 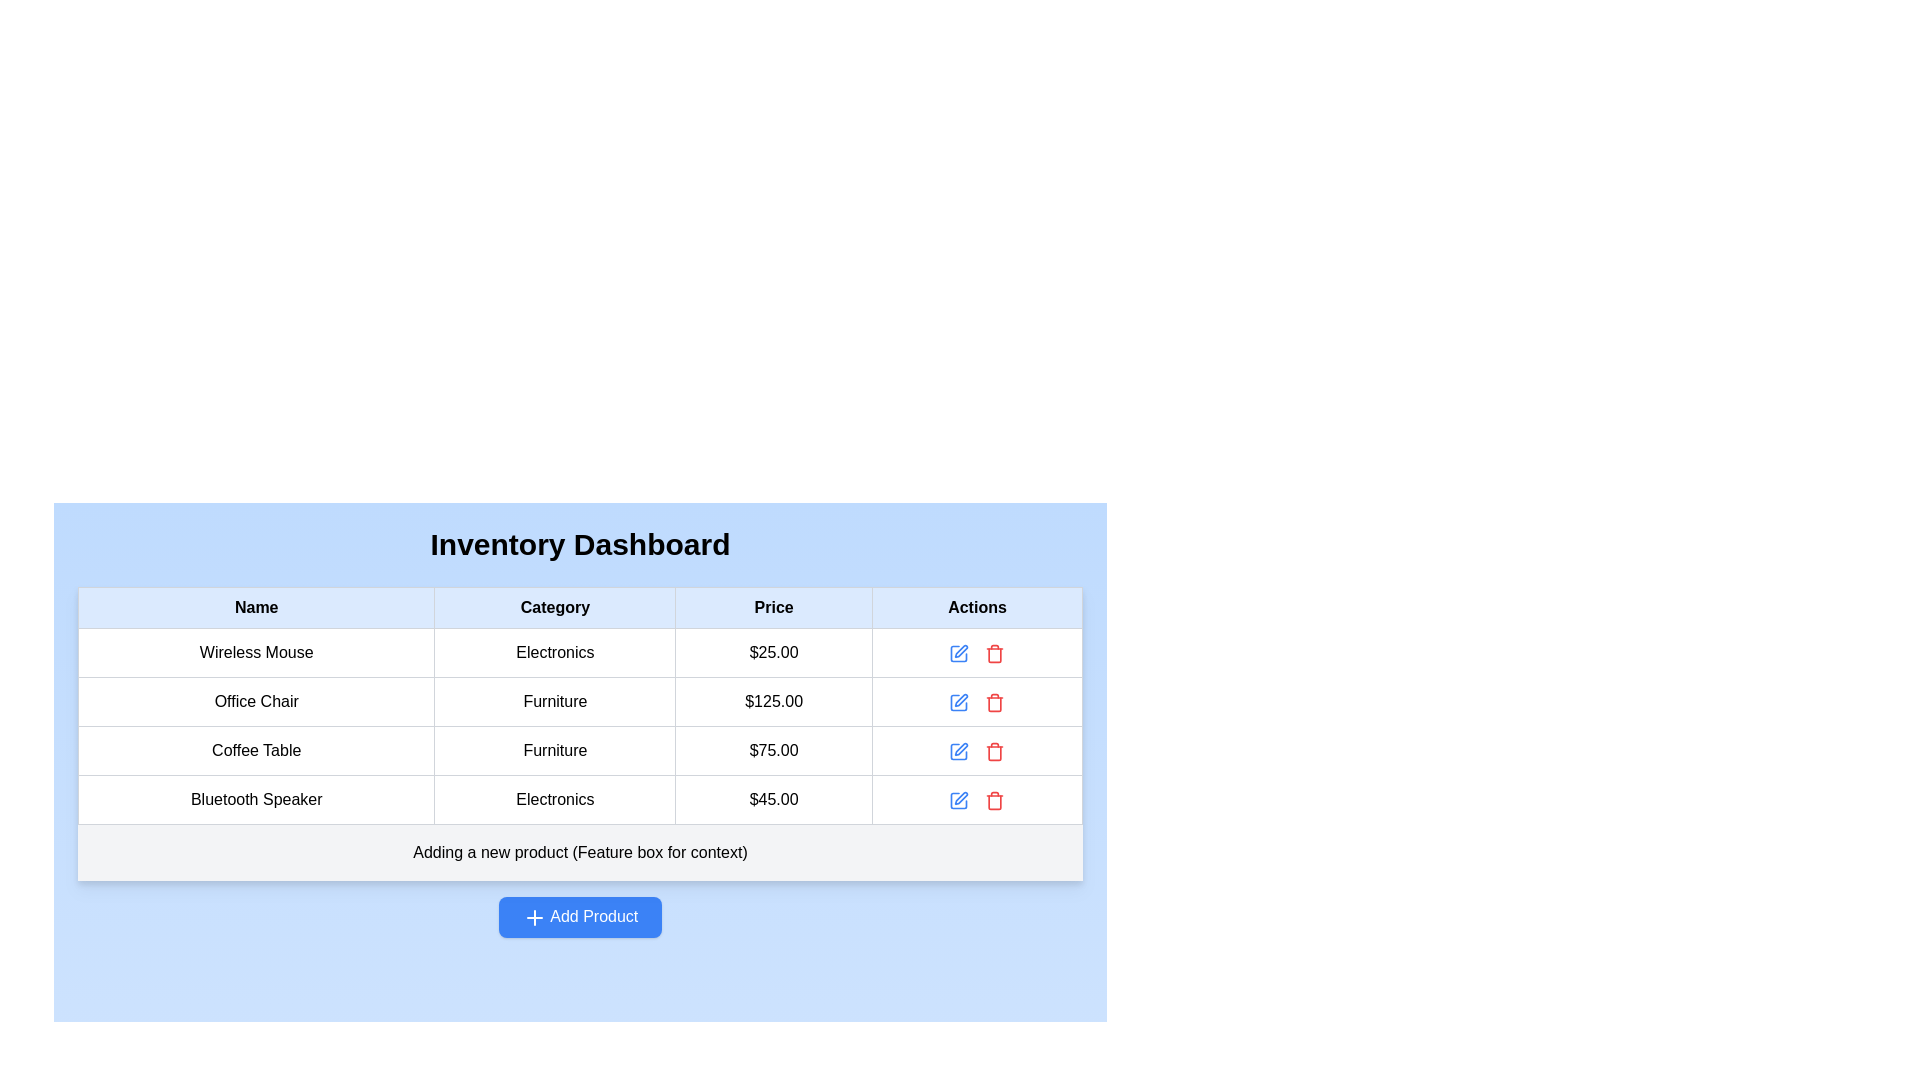 What do you see at coordinates (995, 703) in the screenshot?
I see `the red trash icon located in the 'Actions' column of the 'Inventory Dashboard' table, next to the 'Price' of the 'Office Chair' record` at bounding box center [995, 703].